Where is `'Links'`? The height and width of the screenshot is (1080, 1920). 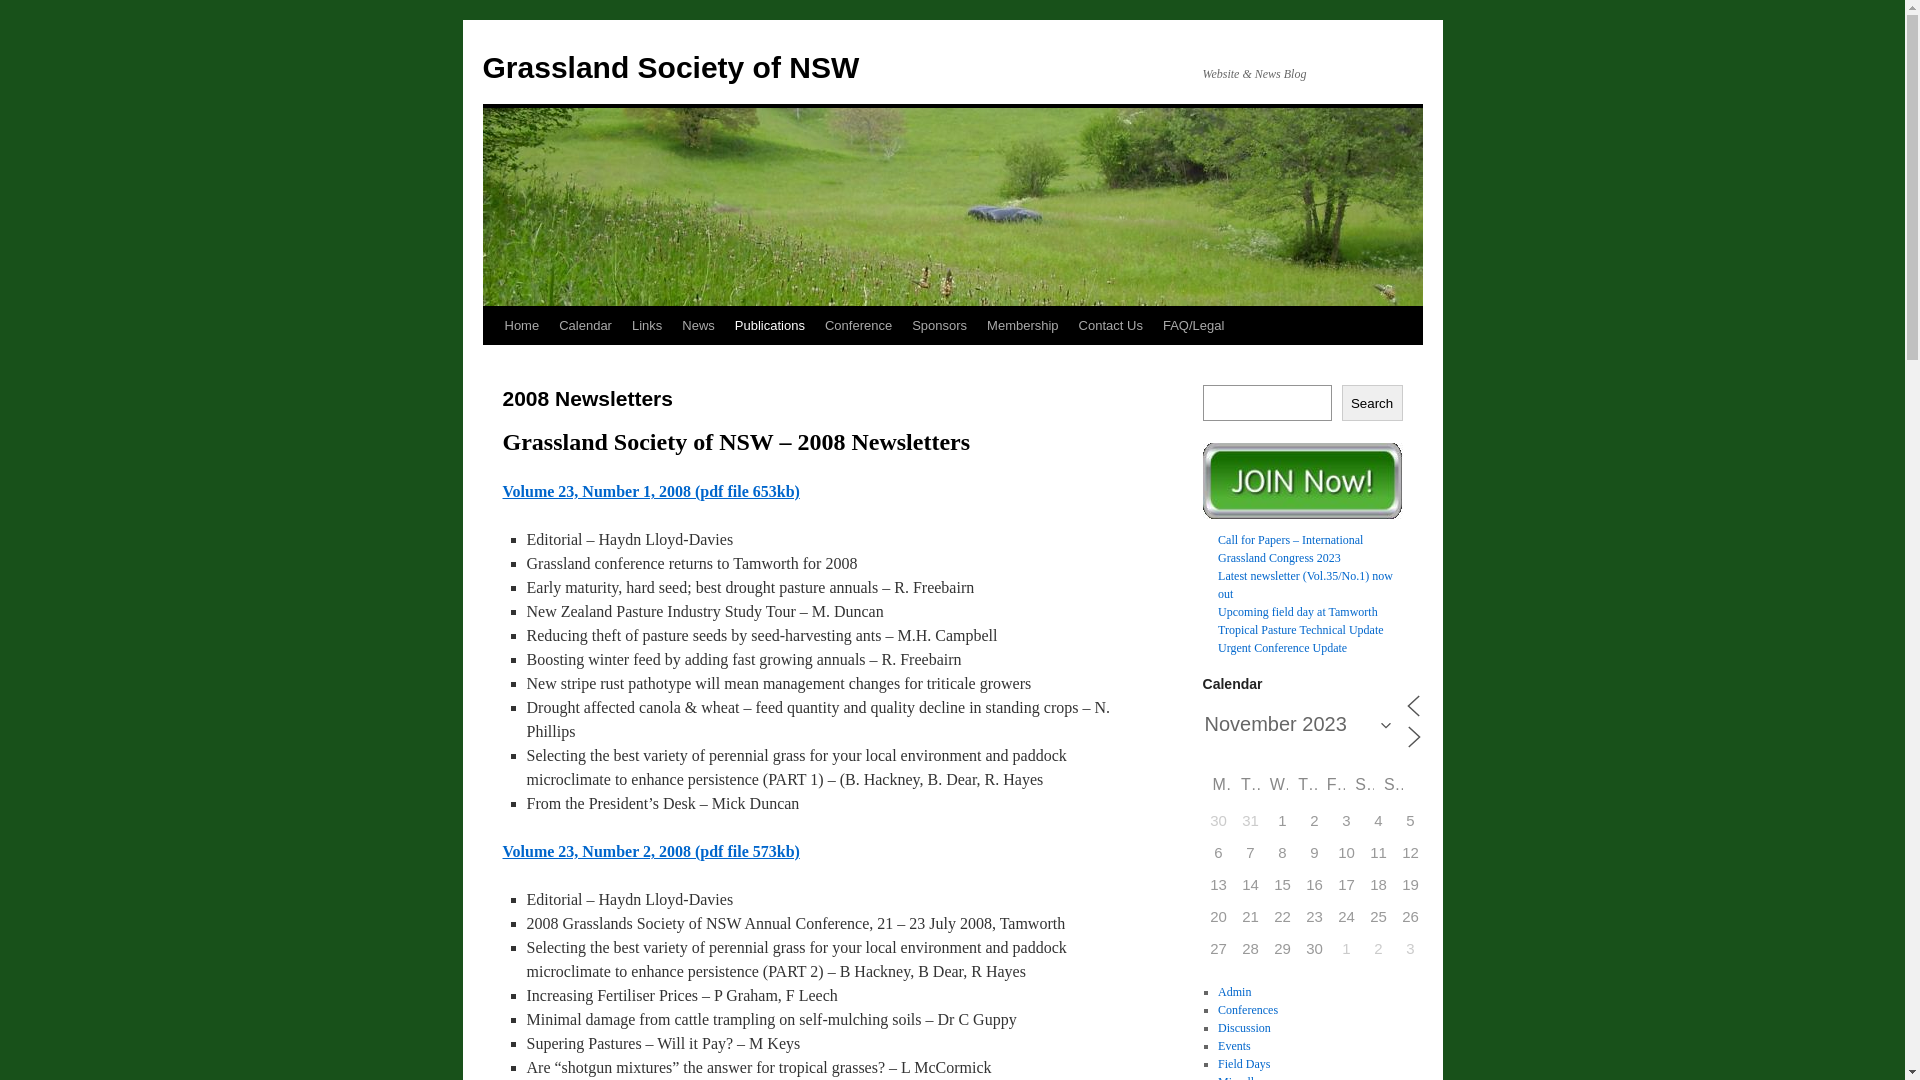
'Links' is located at coordinates (647, 325).